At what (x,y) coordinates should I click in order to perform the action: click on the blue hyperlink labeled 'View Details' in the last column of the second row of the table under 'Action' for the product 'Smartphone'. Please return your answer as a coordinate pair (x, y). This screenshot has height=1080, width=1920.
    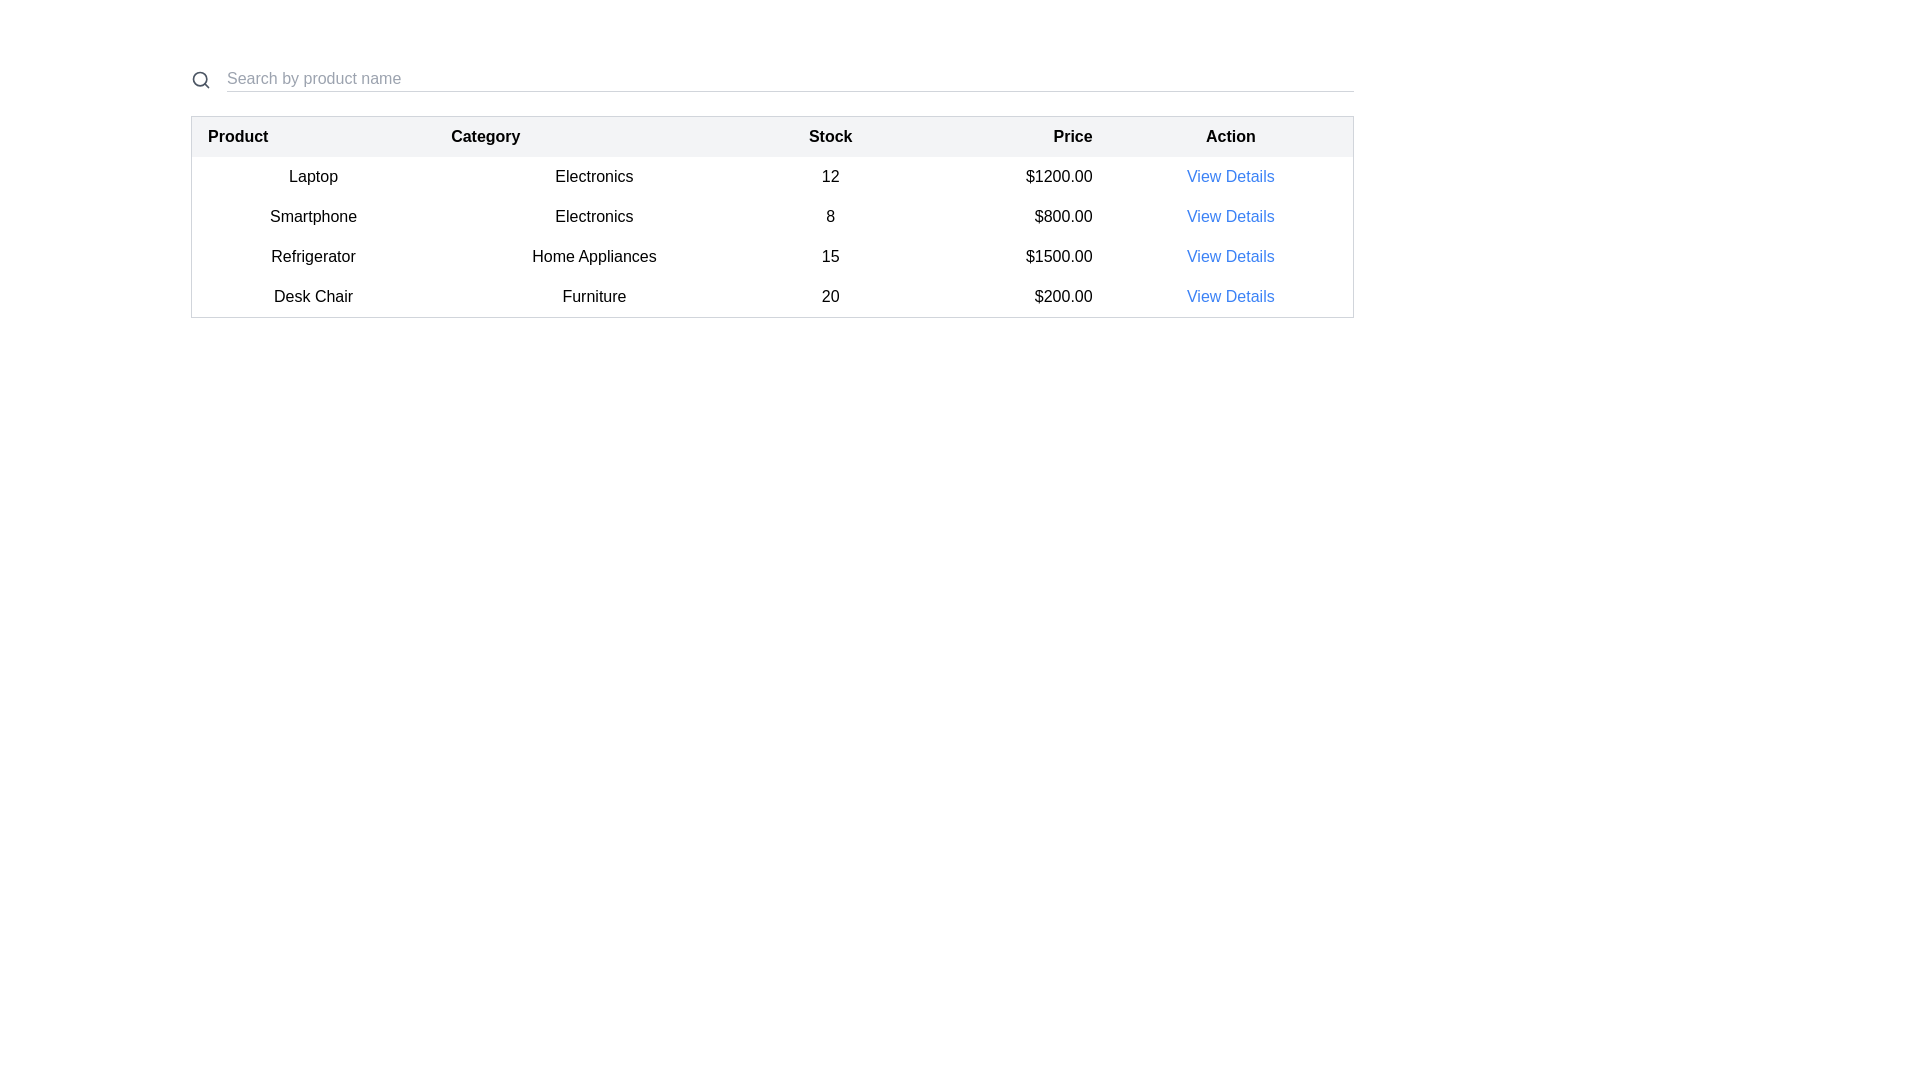
    Looking at the image, I should click on (1229, 216).